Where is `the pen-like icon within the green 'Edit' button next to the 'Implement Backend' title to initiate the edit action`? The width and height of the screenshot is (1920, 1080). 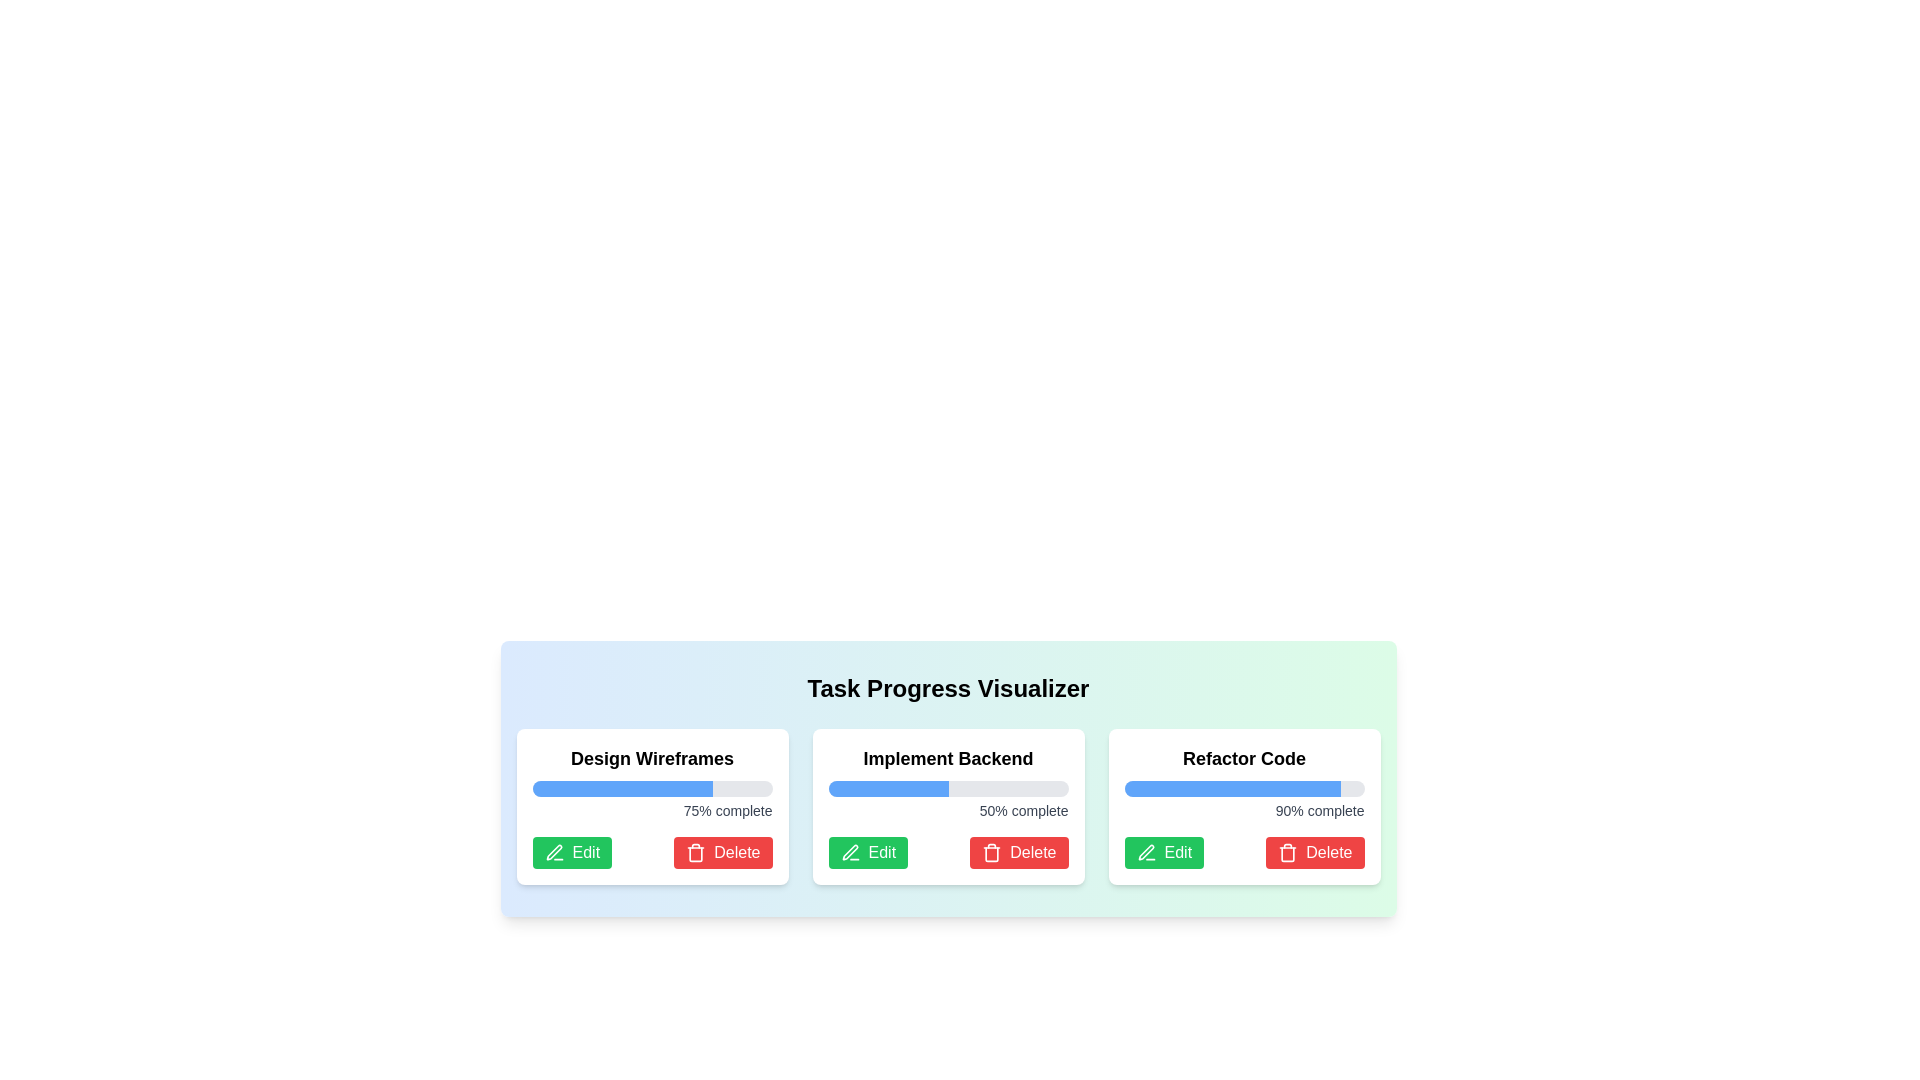
the pen-like icon within the green 'Edit' button next to the 'Implement Backend' title to initiate the edit action is located at coordinates (849, 852).